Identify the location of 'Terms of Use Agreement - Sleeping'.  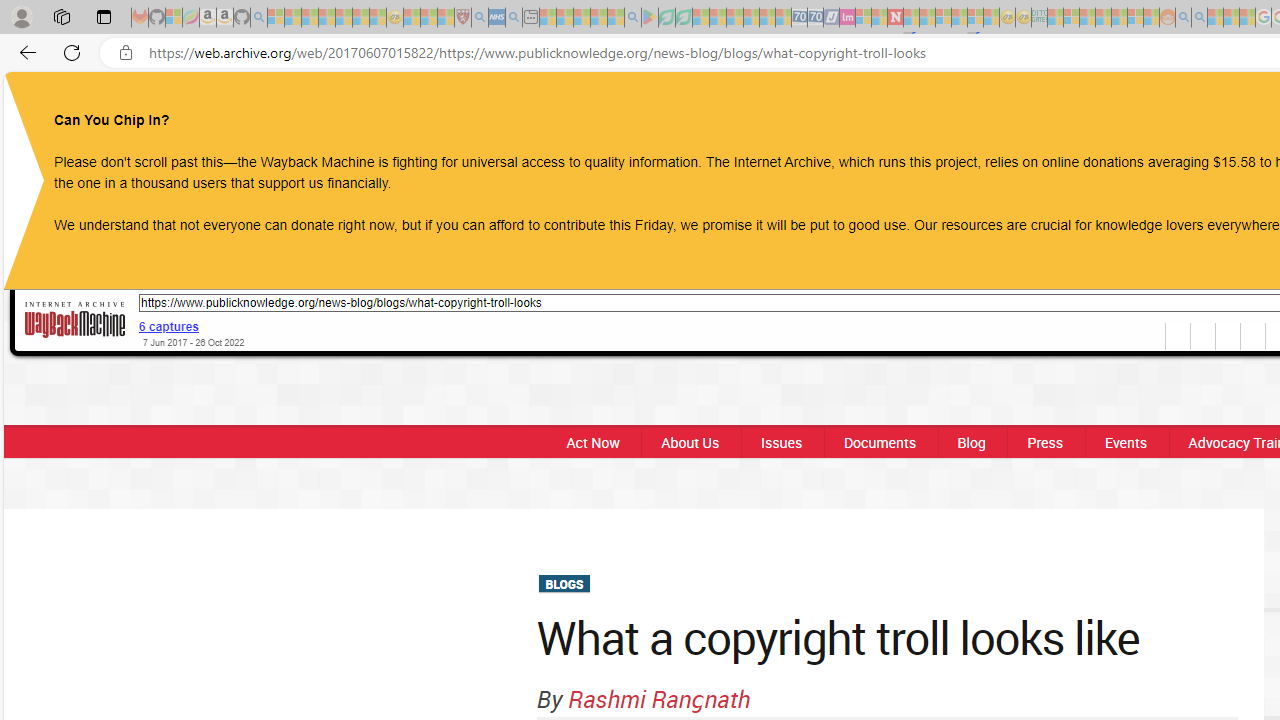
(666, 17).